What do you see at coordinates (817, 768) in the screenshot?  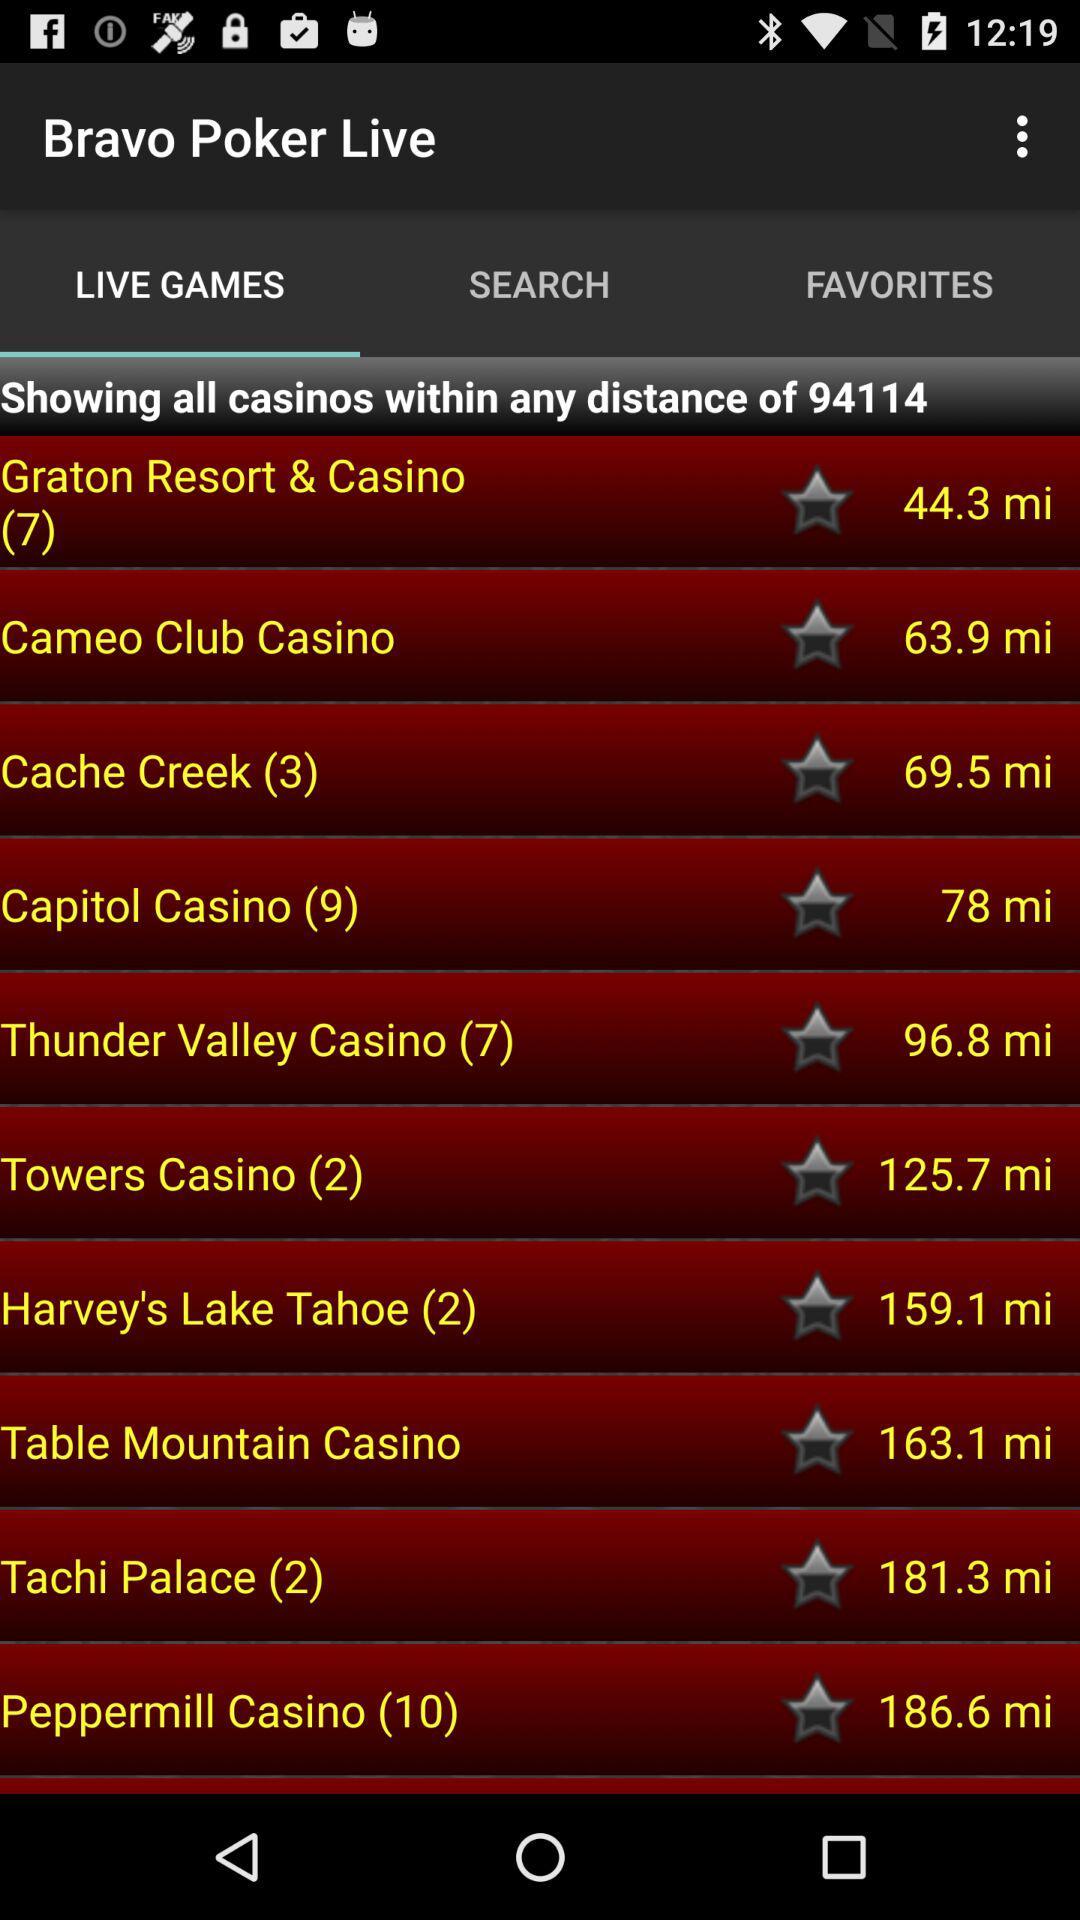 I see `to favorite` at bounding box center [817, 768].